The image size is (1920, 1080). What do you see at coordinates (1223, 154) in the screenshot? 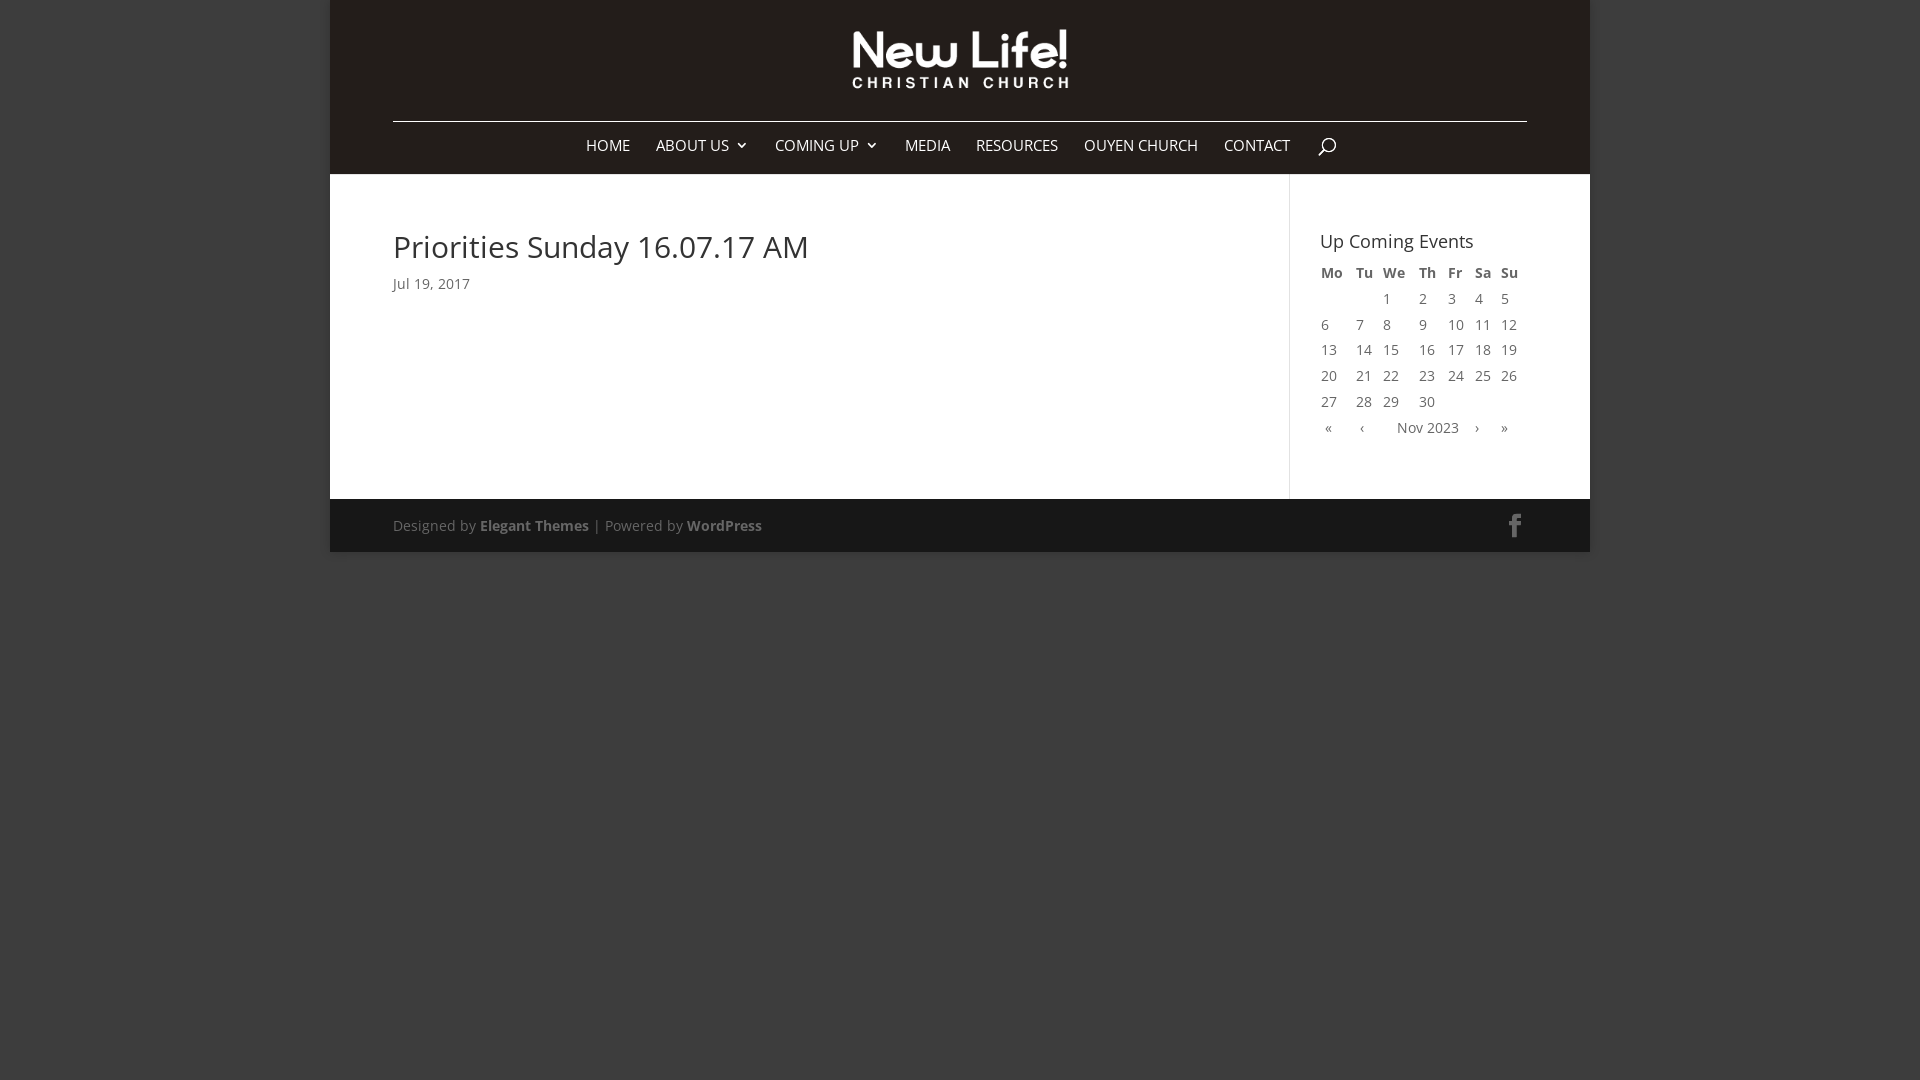
I see `'CONTACT'` at bounding box center [1223, 154].